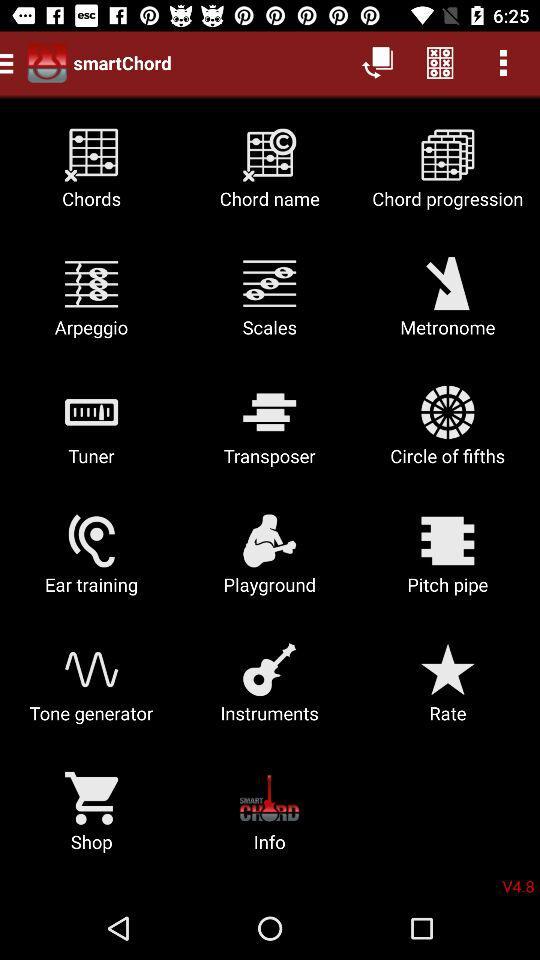 The image size is (540, 960). What do you see at coordinates (9, 62) in the screenshot?
I see `the menu icon` at bounding box center [9, 62].